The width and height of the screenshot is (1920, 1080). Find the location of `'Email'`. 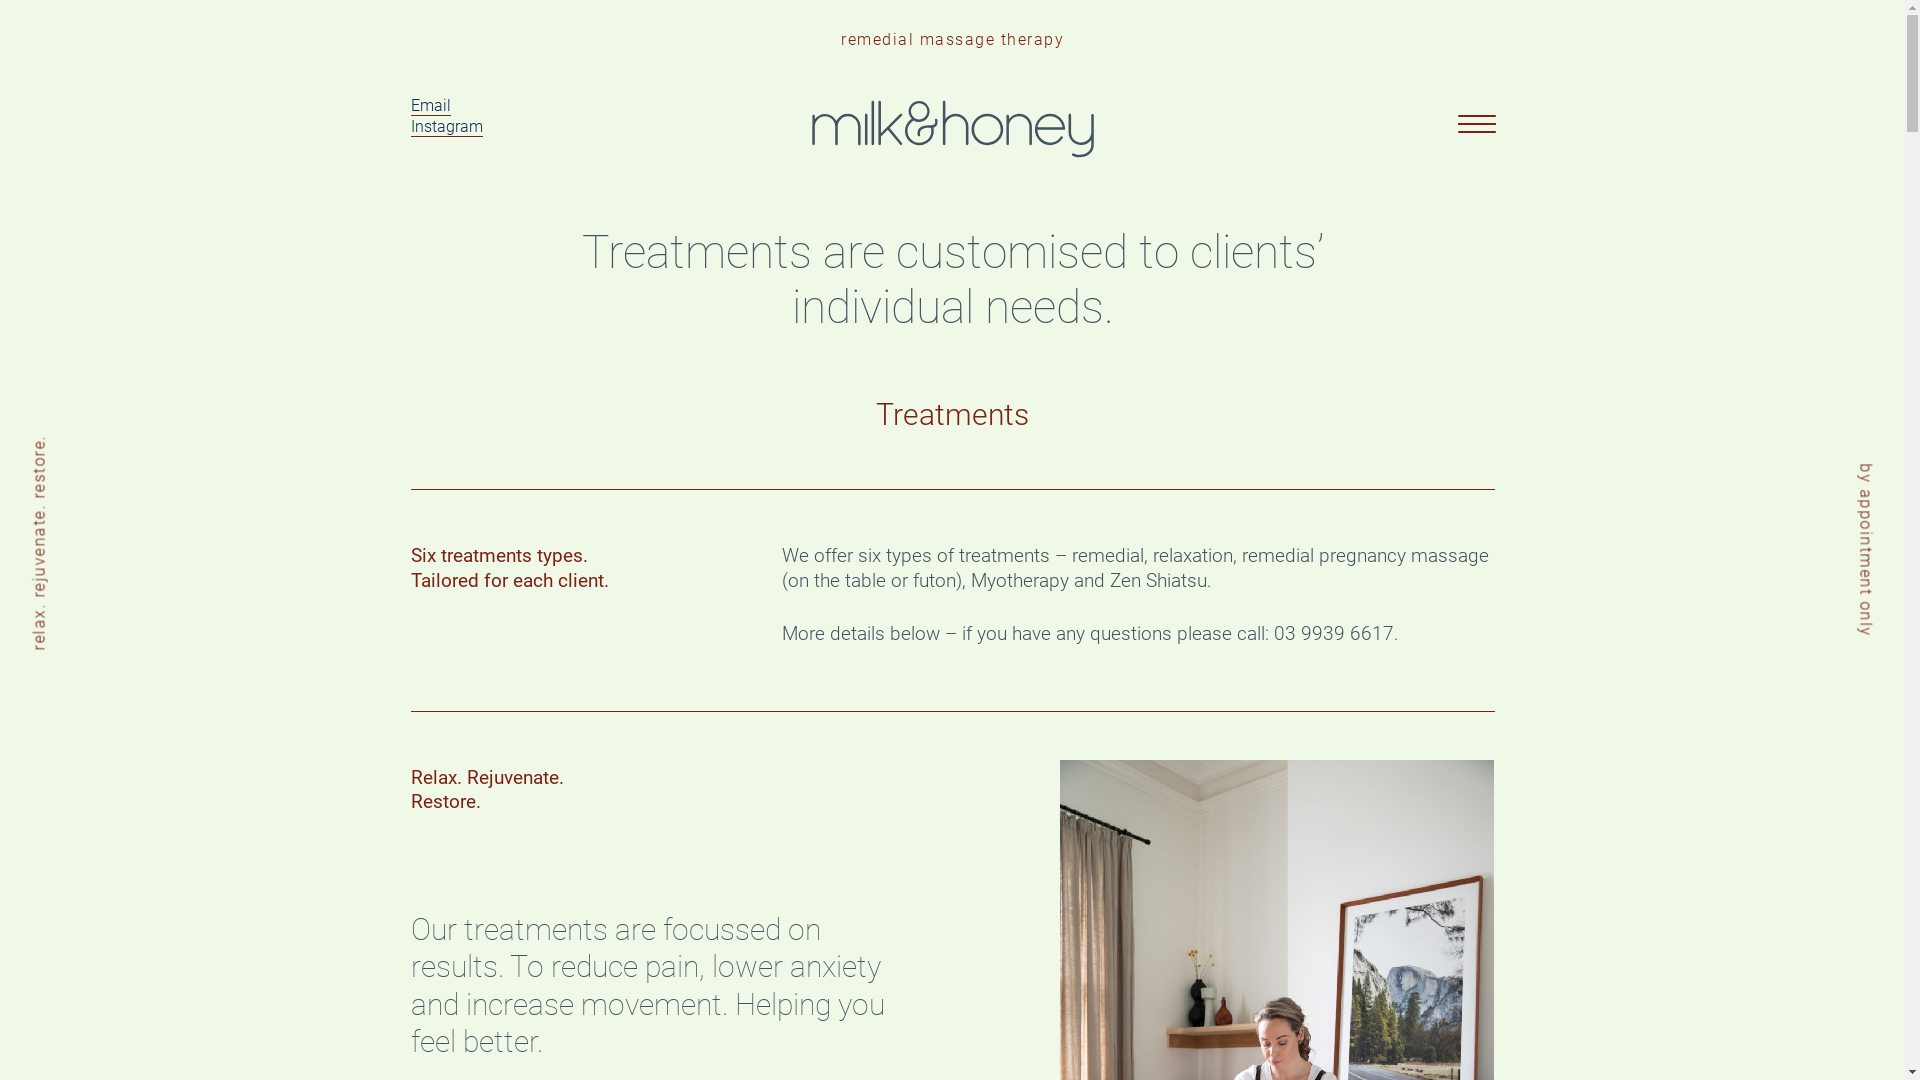

'Email' is located at coordinates (429, 105).